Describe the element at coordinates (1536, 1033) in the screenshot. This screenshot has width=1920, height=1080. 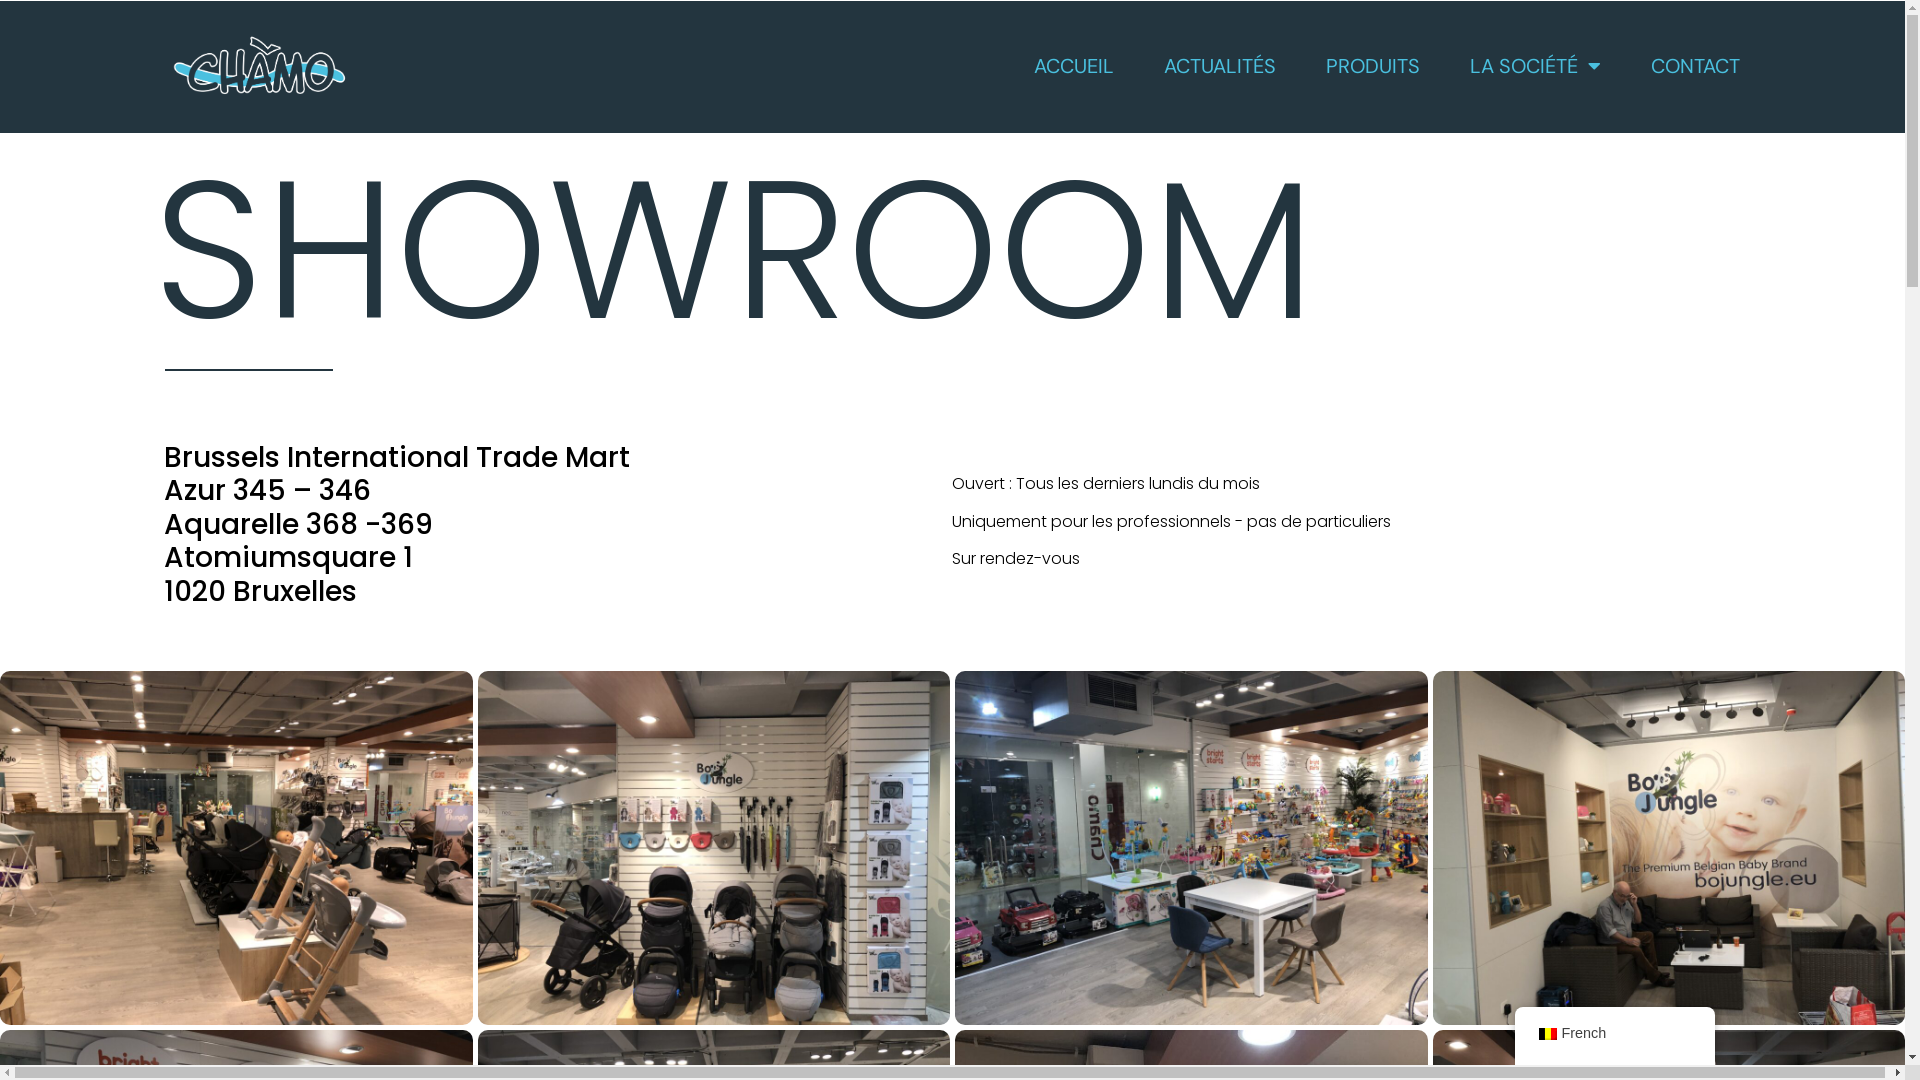
I see `'French'` at that location.